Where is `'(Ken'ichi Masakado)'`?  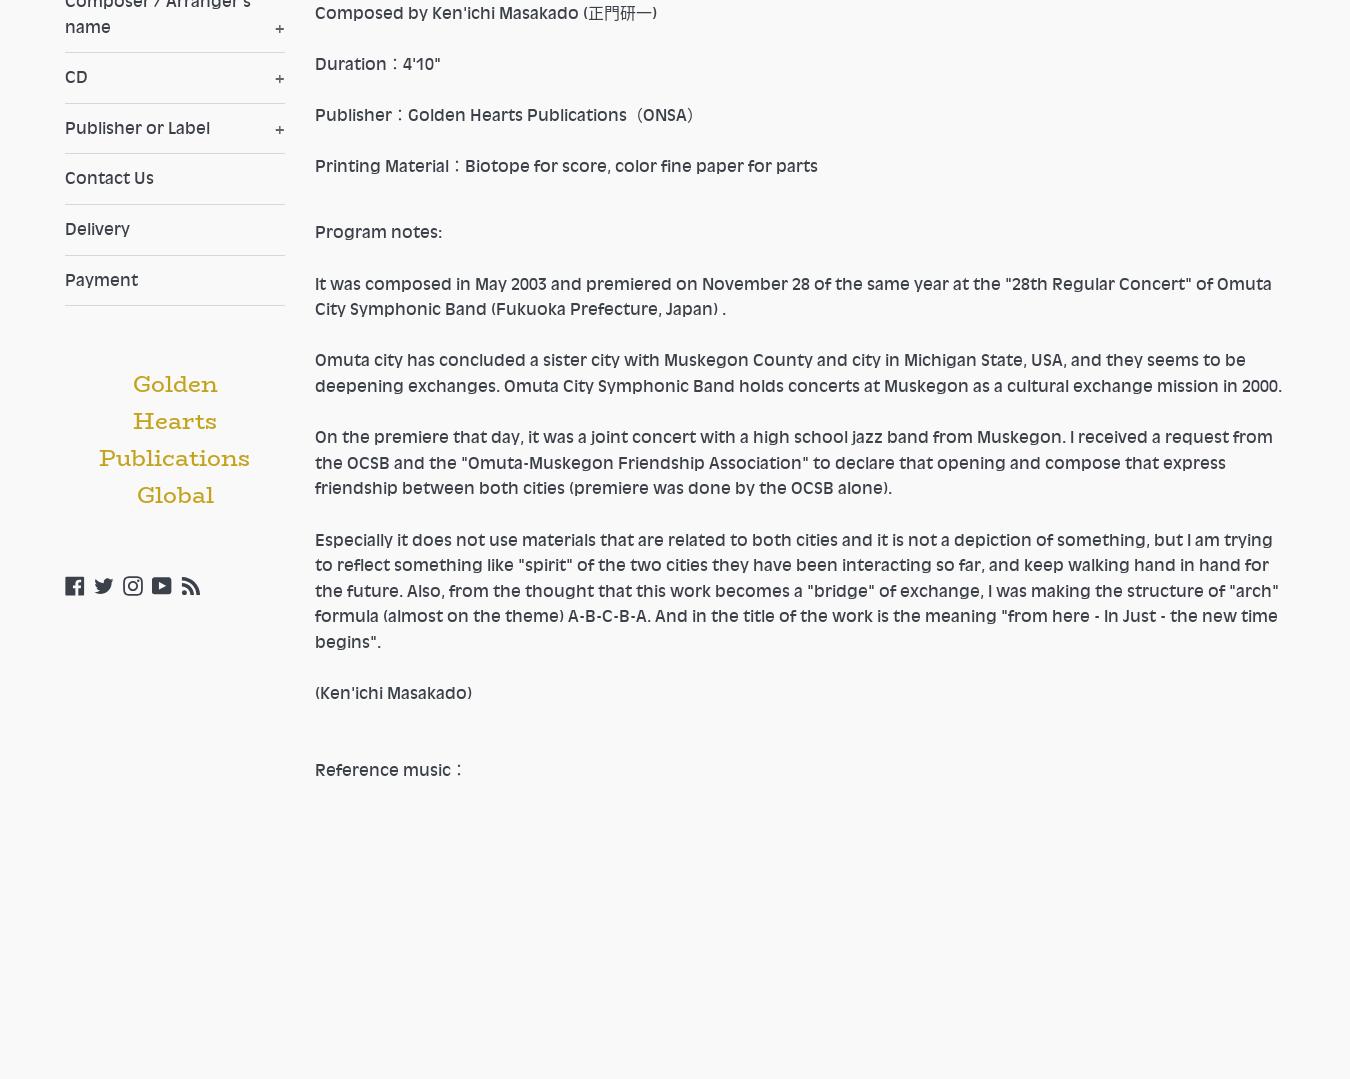 '(Ken'ichi Masakado)' is located at coordinates (393, 693).